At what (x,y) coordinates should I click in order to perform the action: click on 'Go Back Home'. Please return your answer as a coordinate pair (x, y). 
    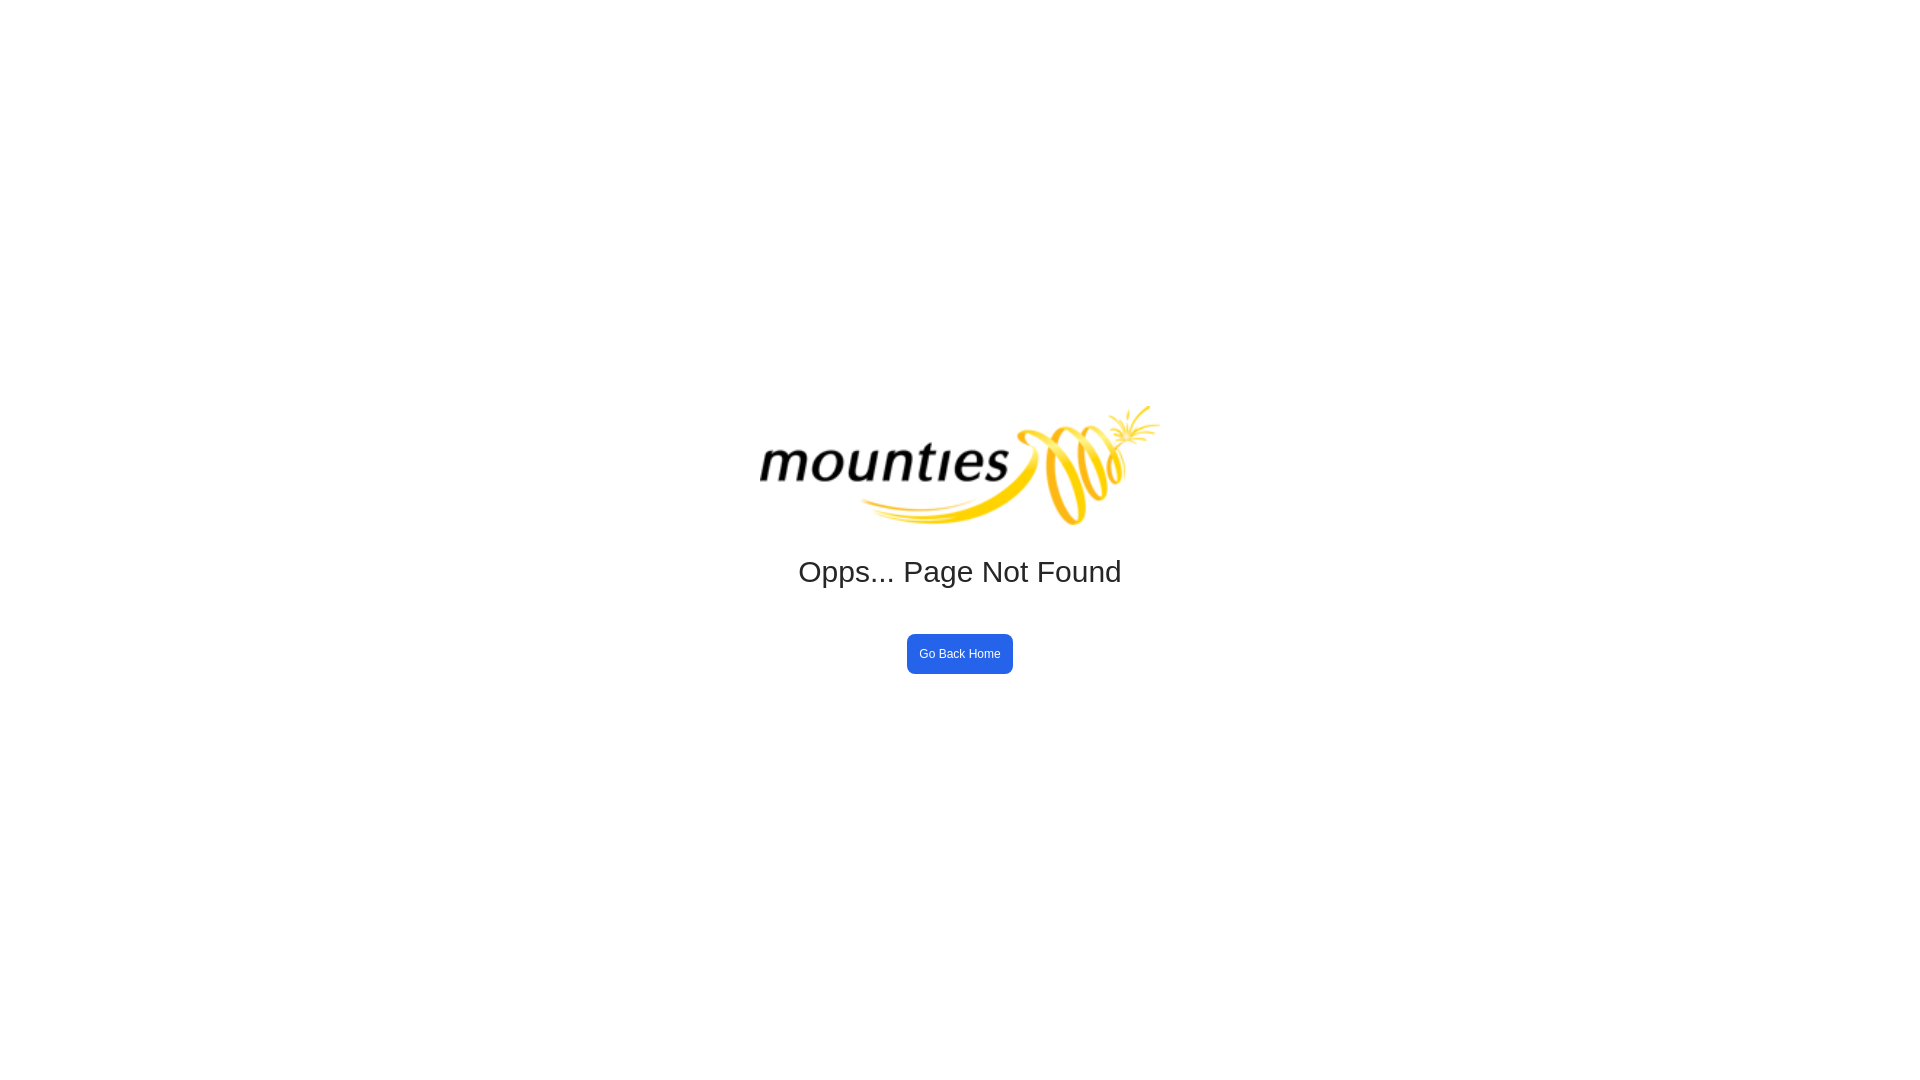
    Looking at the image, I should click on (958, 644).